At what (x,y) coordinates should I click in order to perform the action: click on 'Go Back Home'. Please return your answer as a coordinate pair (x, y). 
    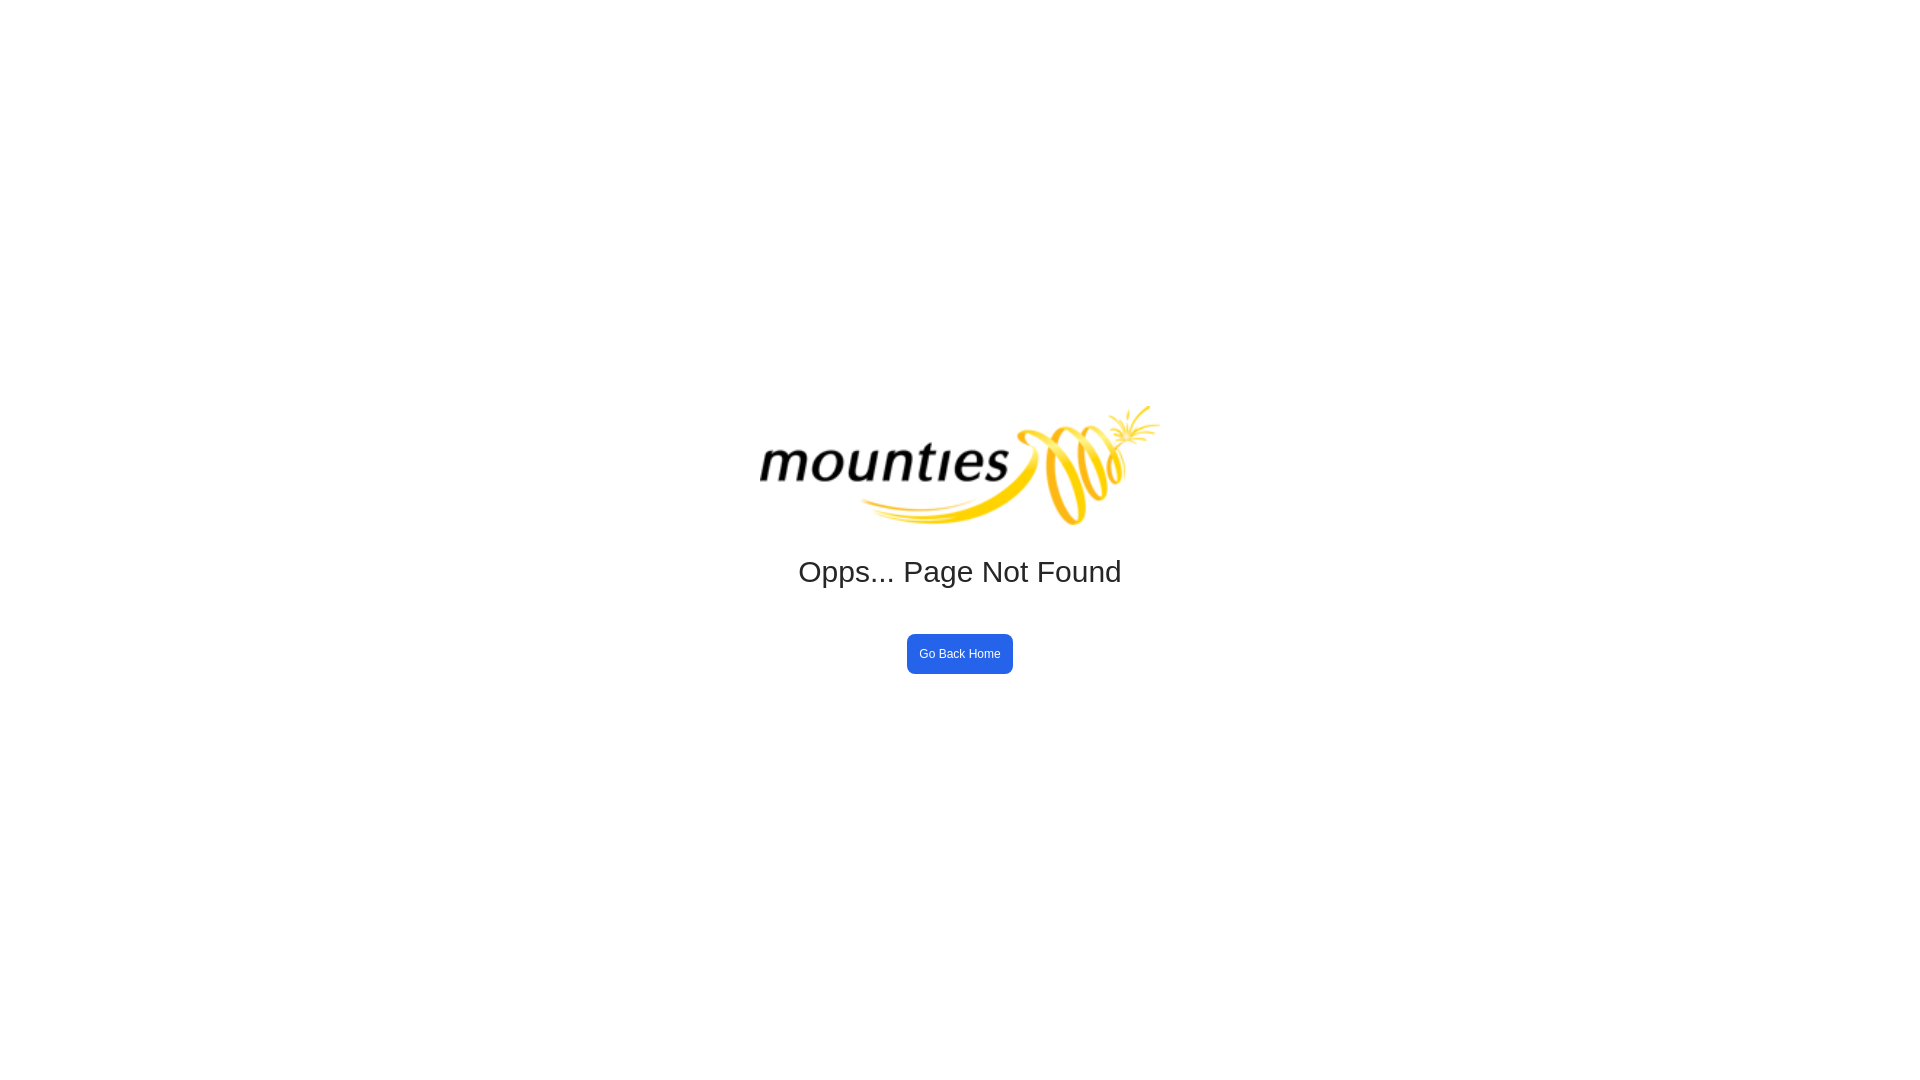
    Looking at the image, I should click on (958, 644).